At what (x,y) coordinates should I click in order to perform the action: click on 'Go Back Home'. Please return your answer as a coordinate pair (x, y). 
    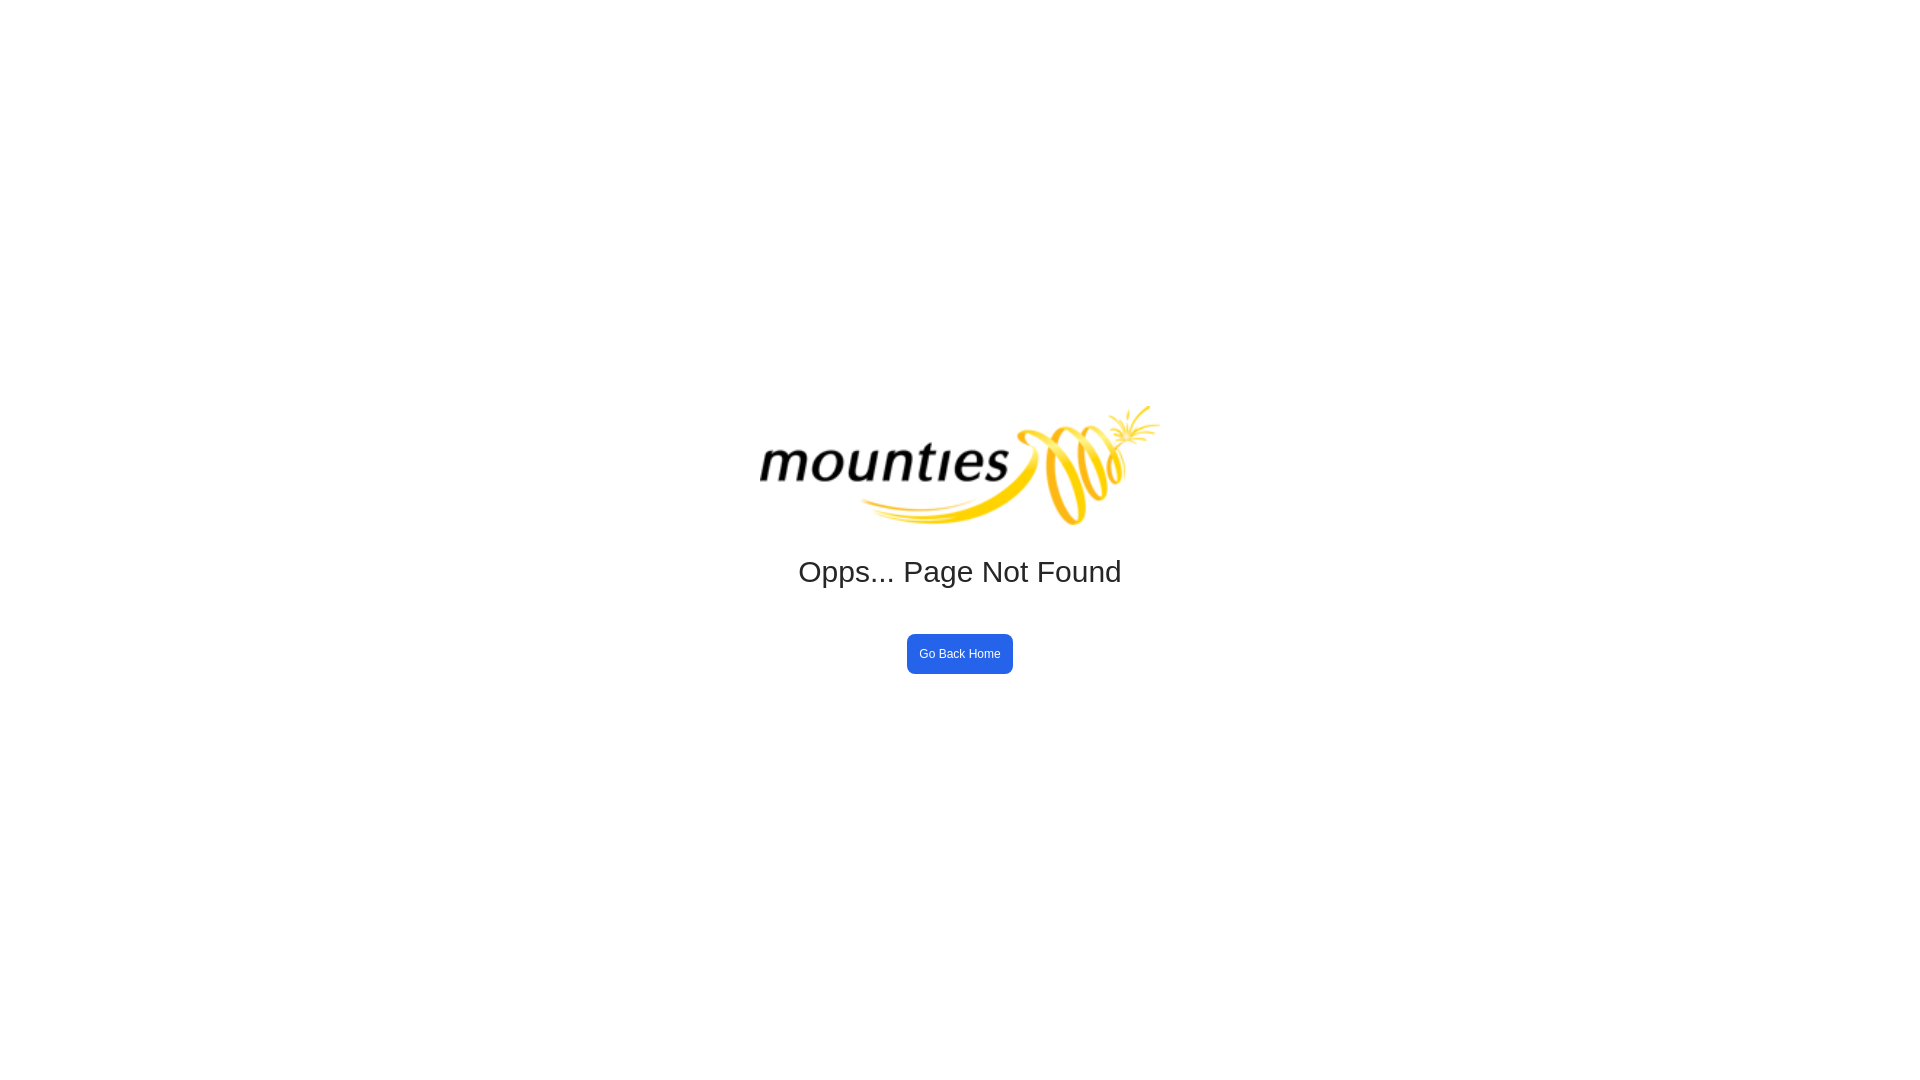
    Looking at the image, I should click on (958, 644).